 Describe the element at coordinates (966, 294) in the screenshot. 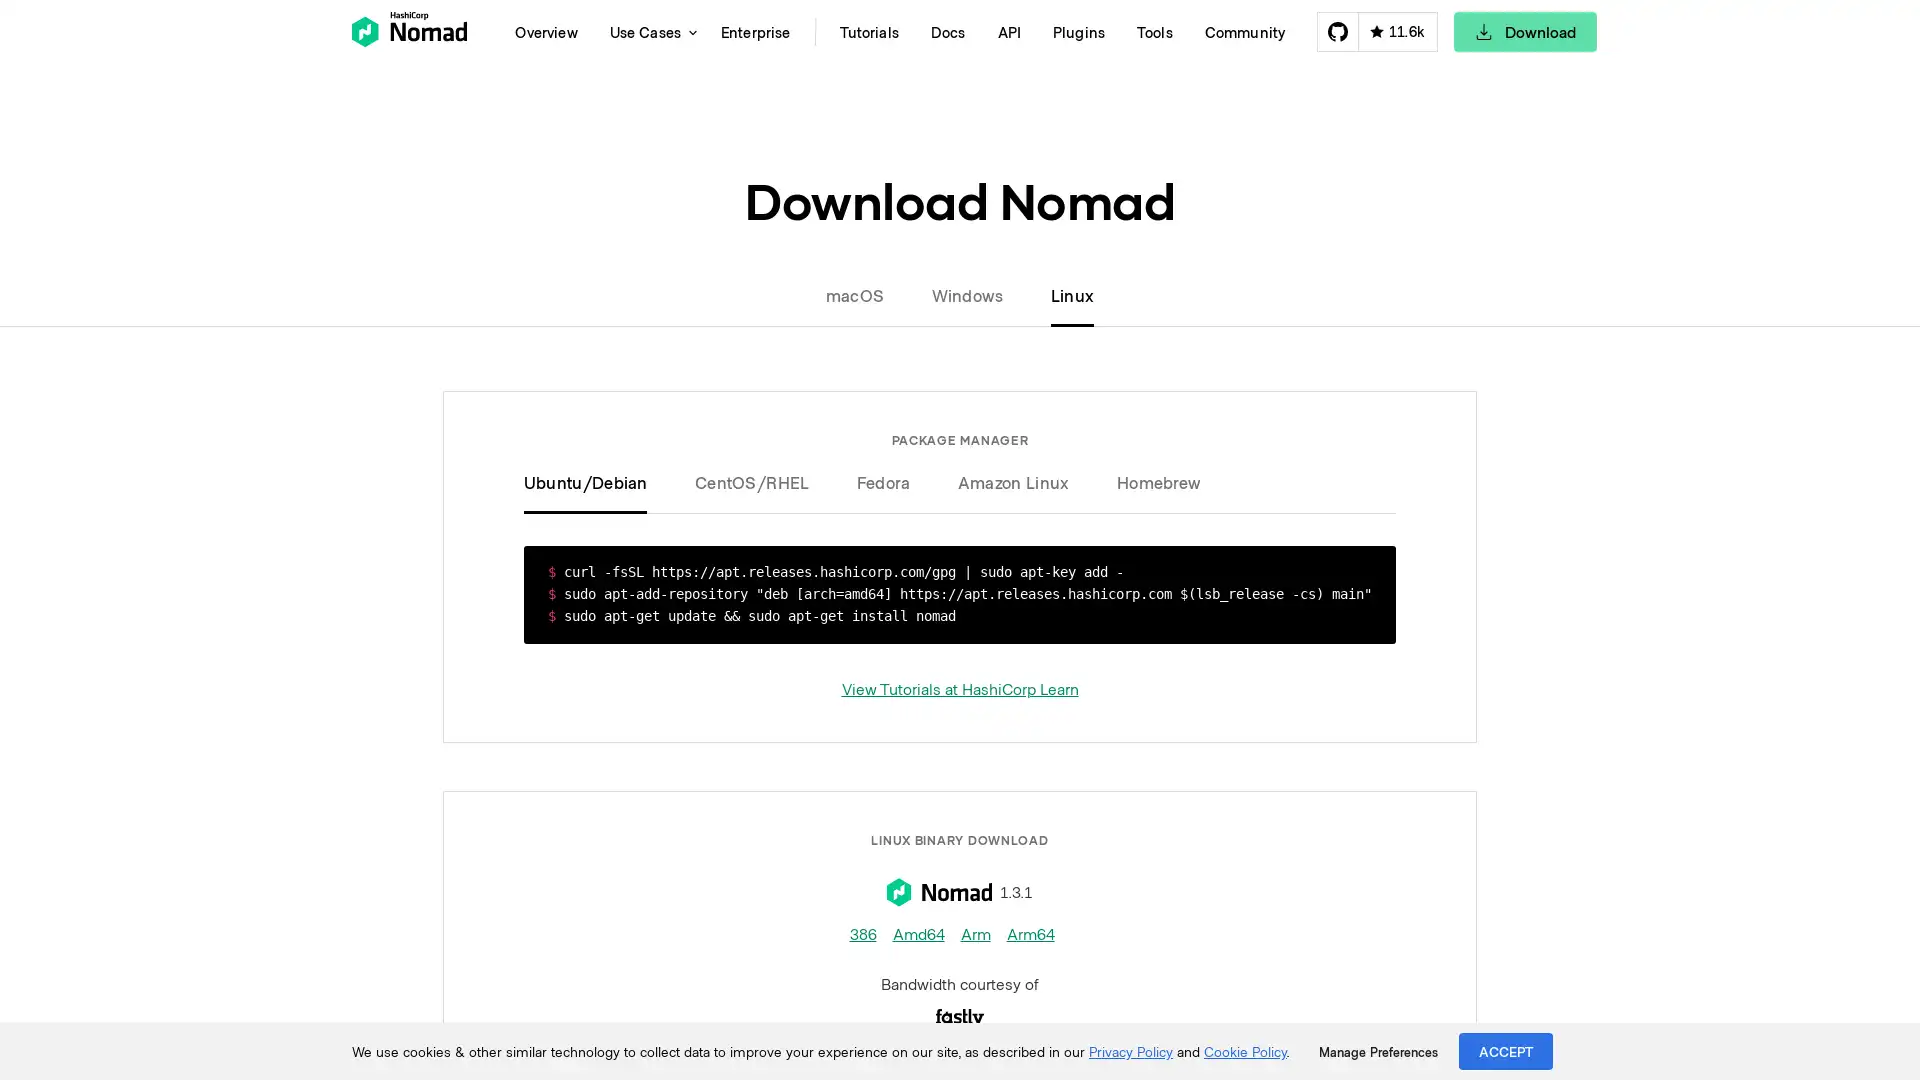

I see `Windows` at that location.